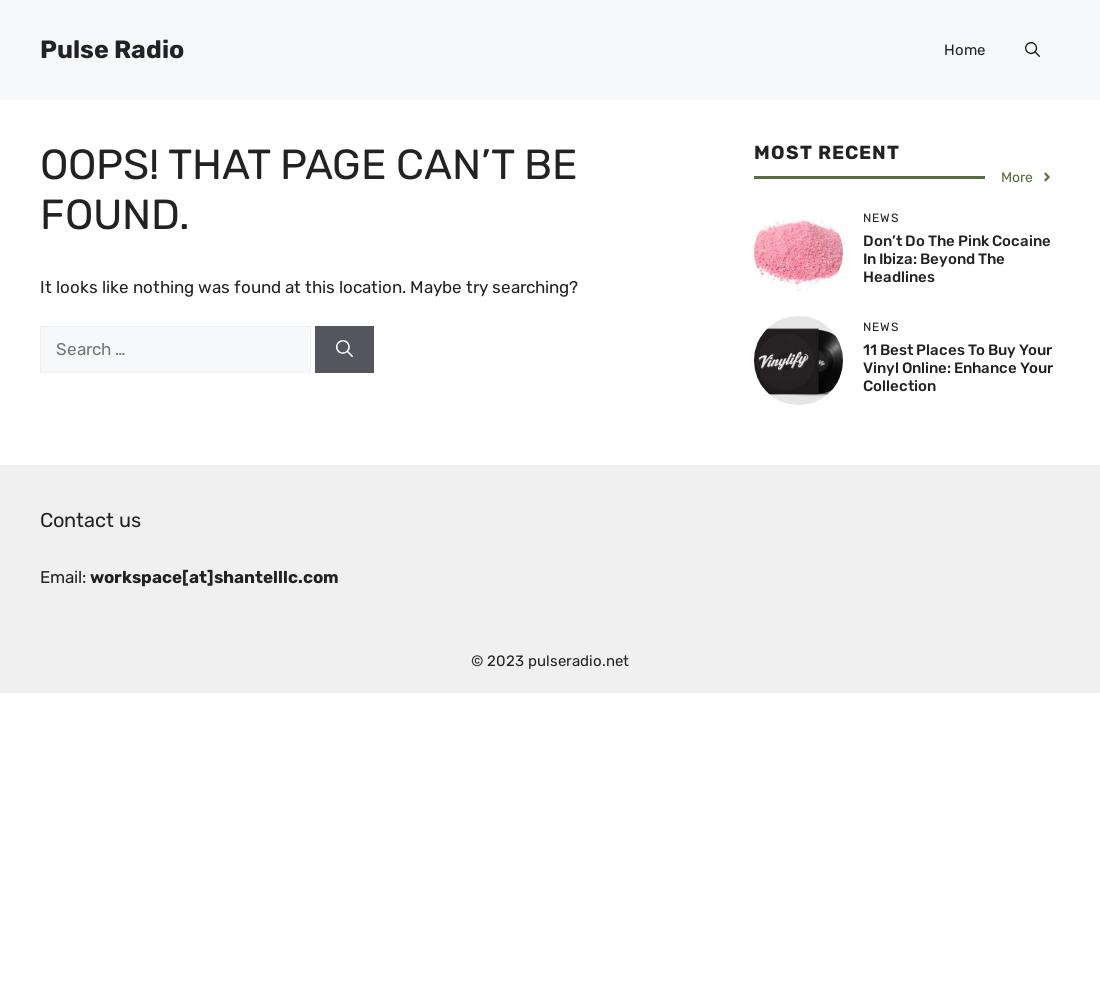 The width and height of the screenshot is (1100, 1000). I want to click on 'Home', so click(963, 50).